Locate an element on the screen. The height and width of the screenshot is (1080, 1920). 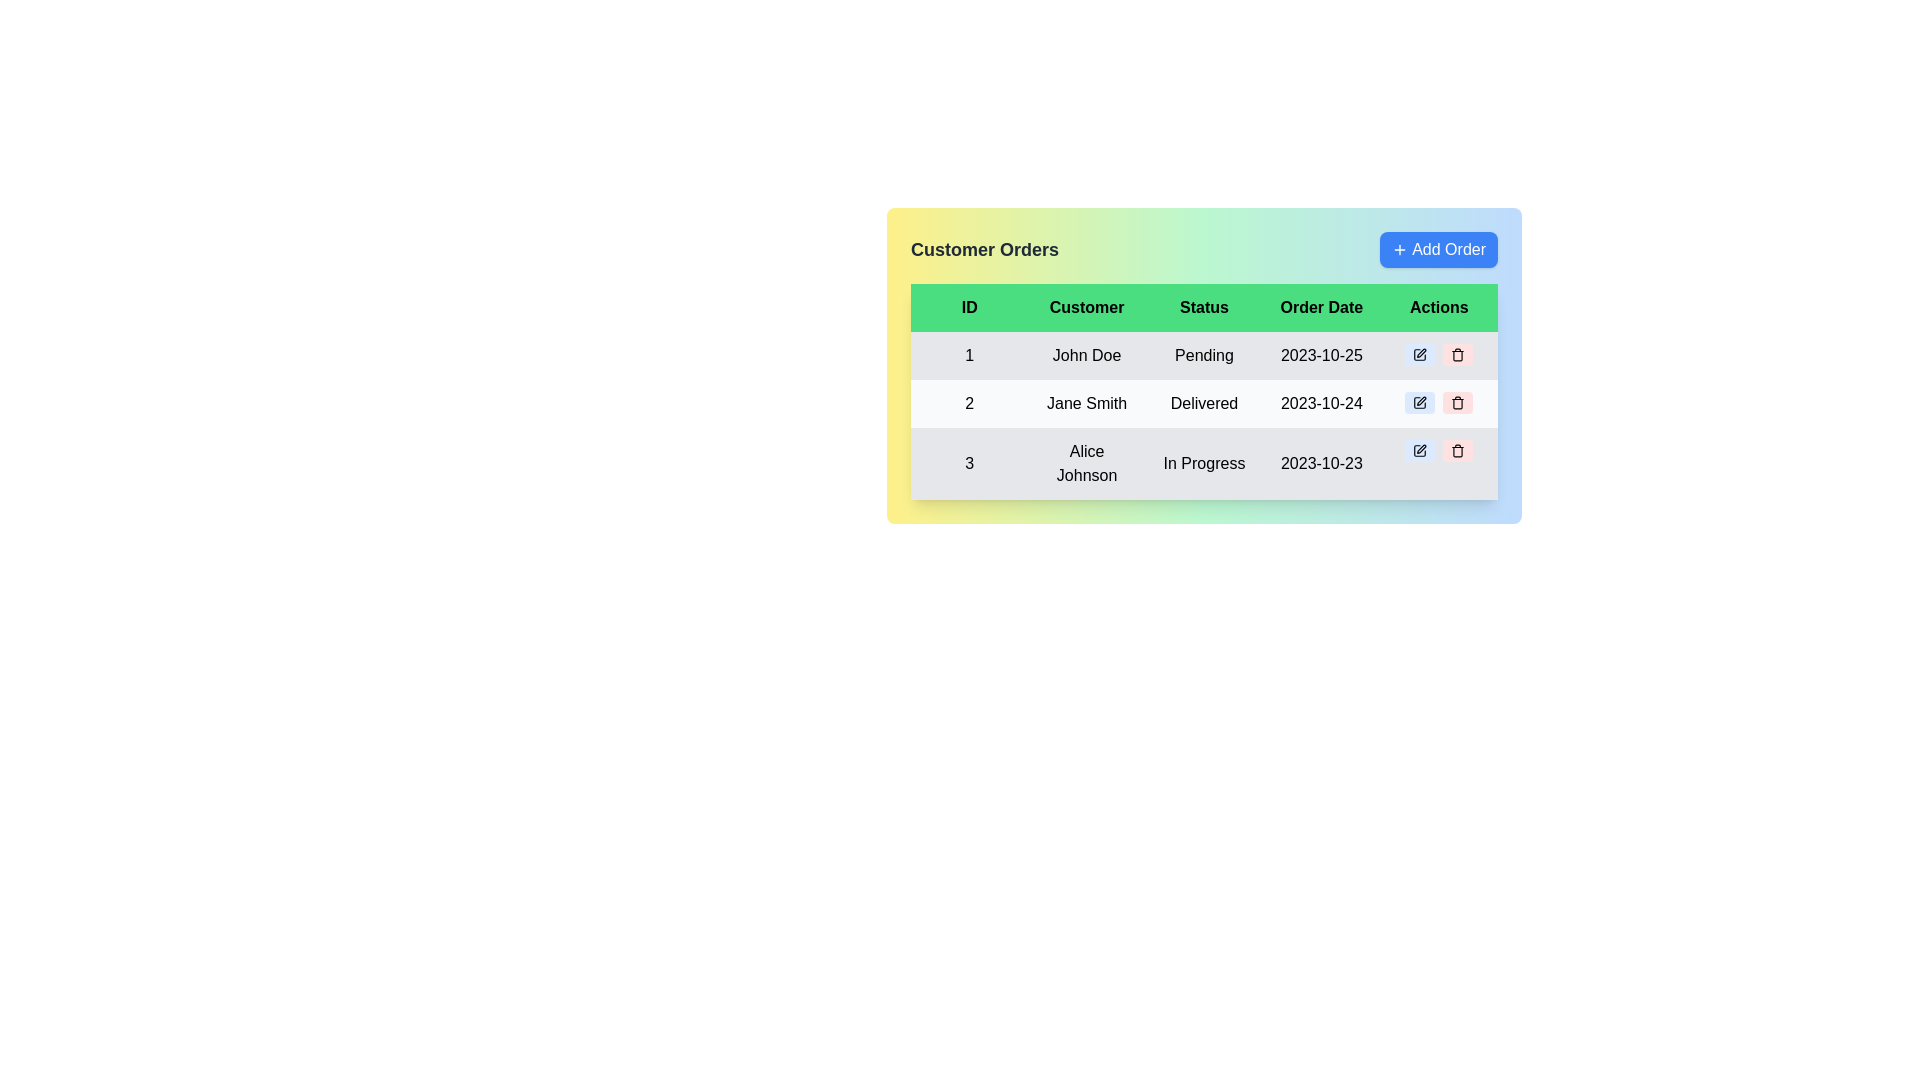
the static text label displaying 'Delivered' in black text, which is centrally positioned in its cell in the third column of the second row of the table is located at coordinates (1203, 404).